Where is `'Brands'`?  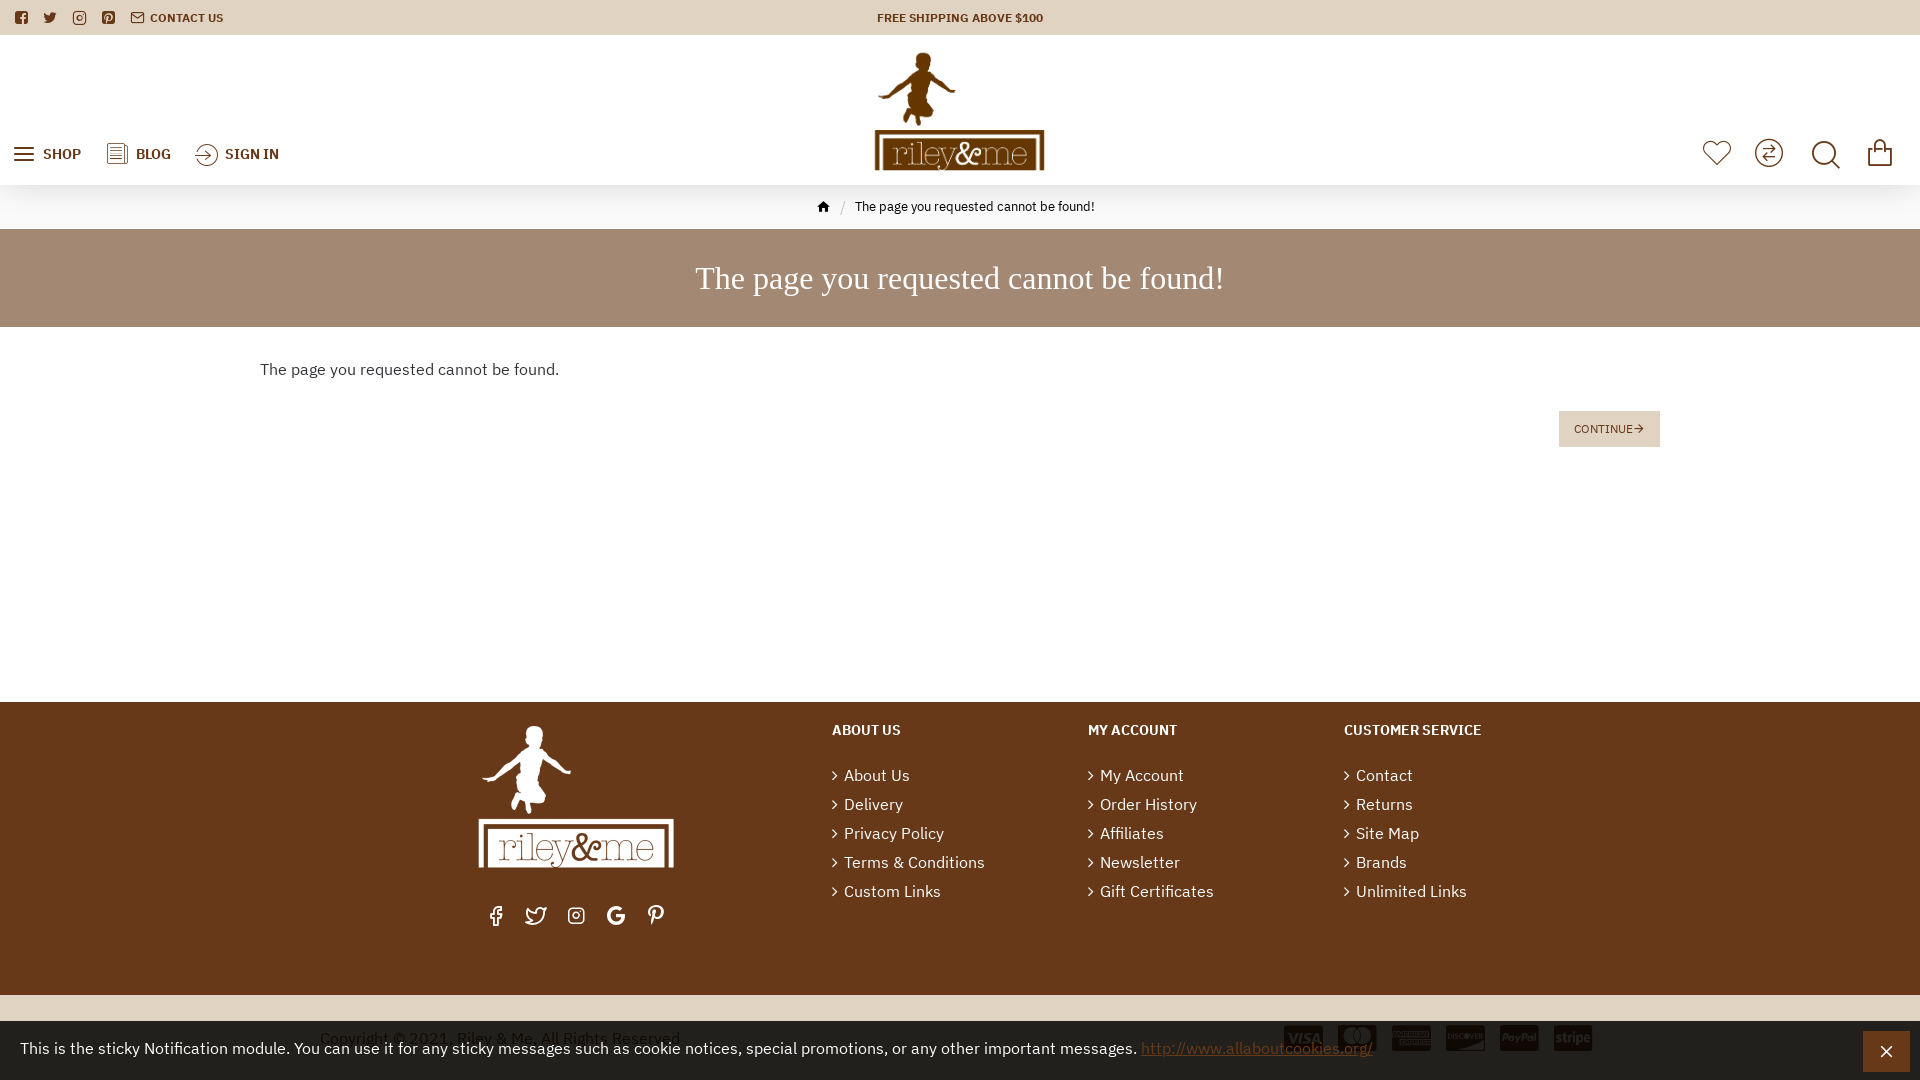 'Brands' is located at coordinates (1374, 863).